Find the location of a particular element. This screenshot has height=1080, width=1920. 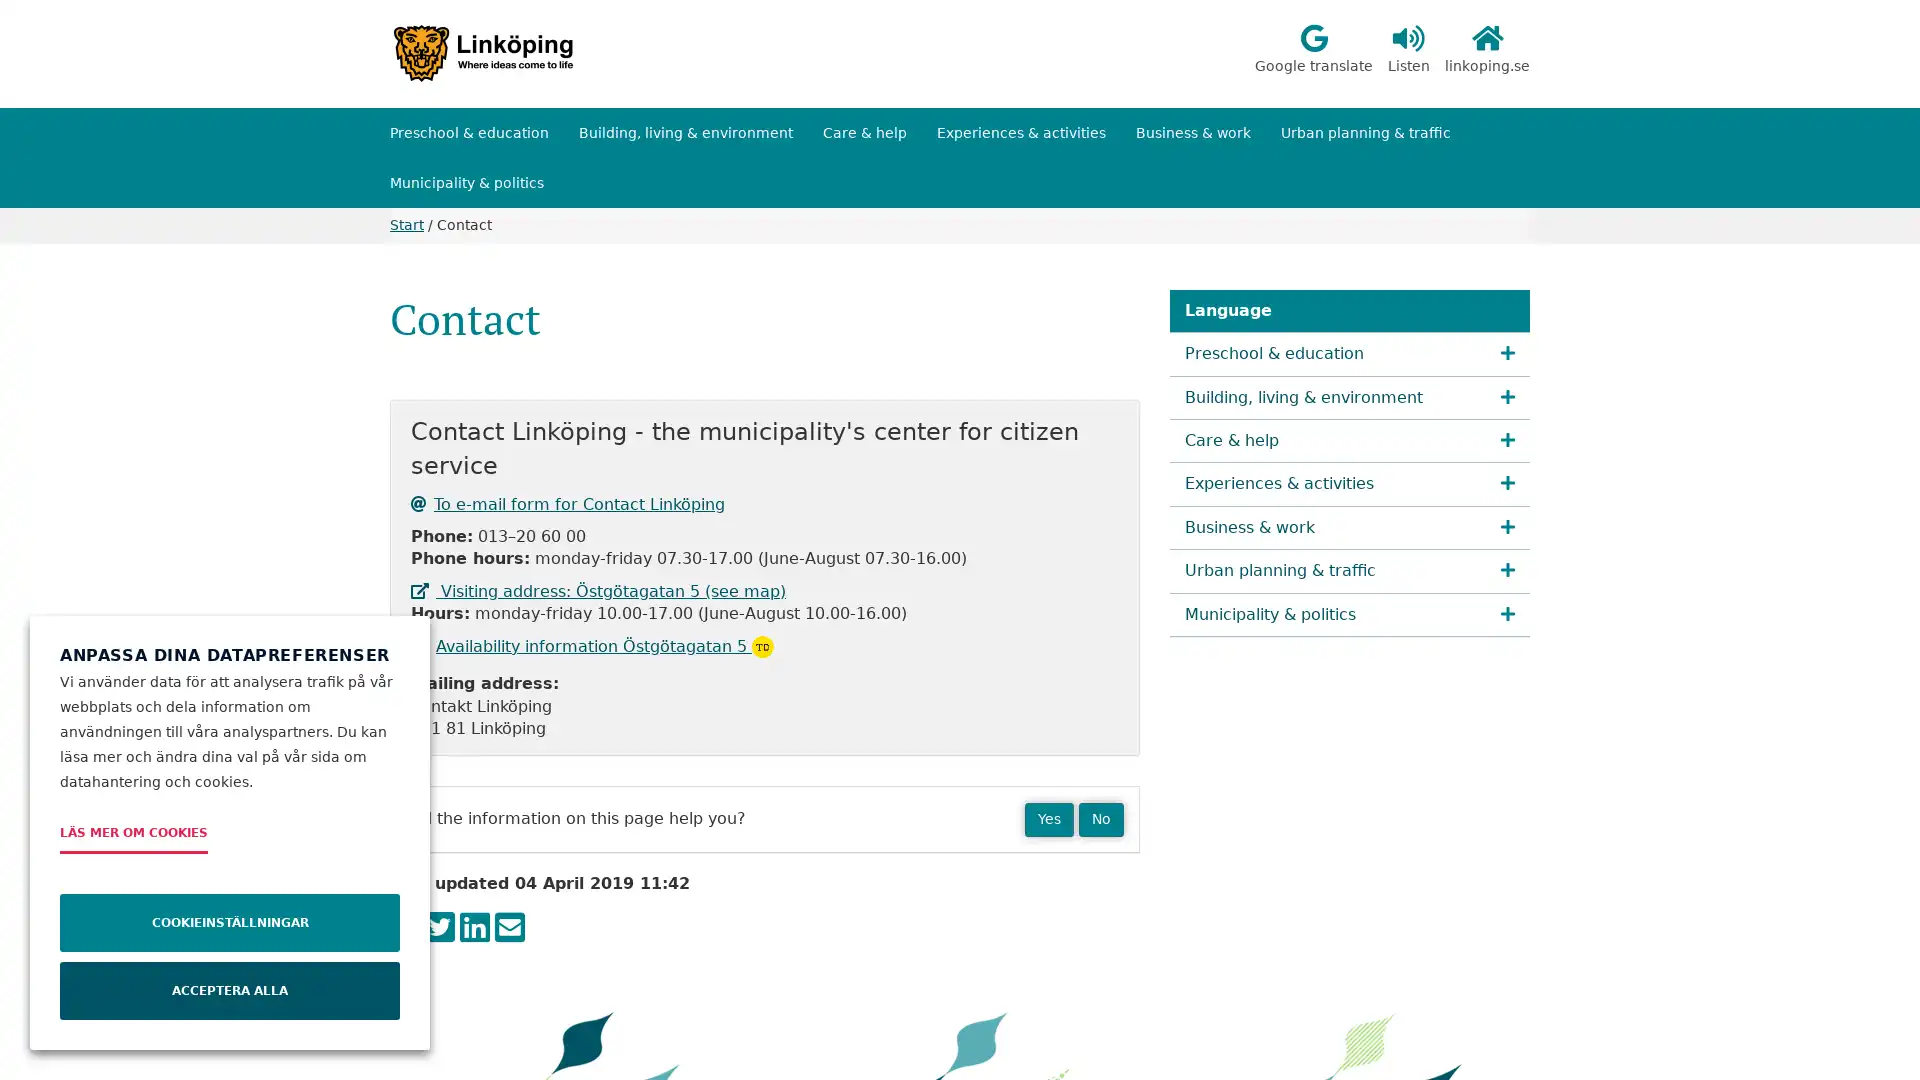

COOKIEINSTALLNINGAR is located at coordinates (230, 922).